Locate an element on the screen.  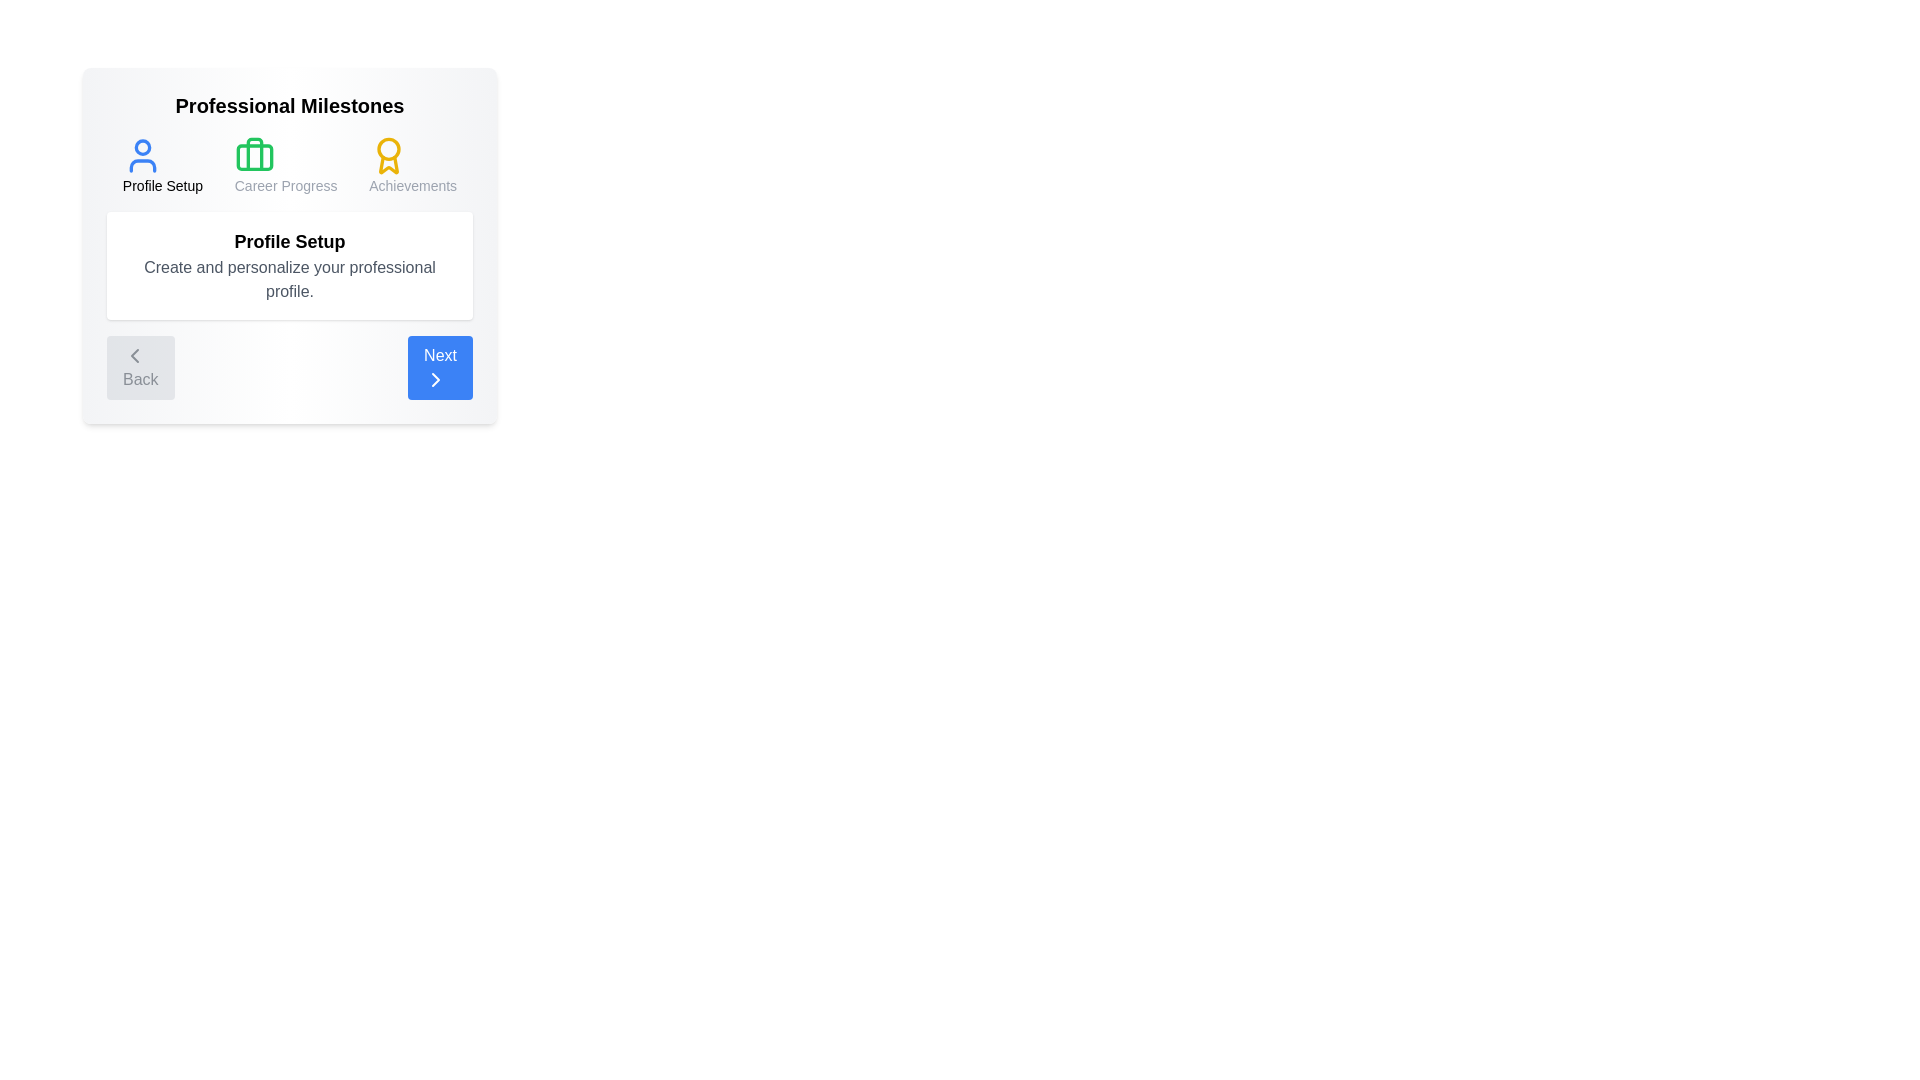
the icon representing the Achievements stage to view its details is located at coordinates (389, 154).